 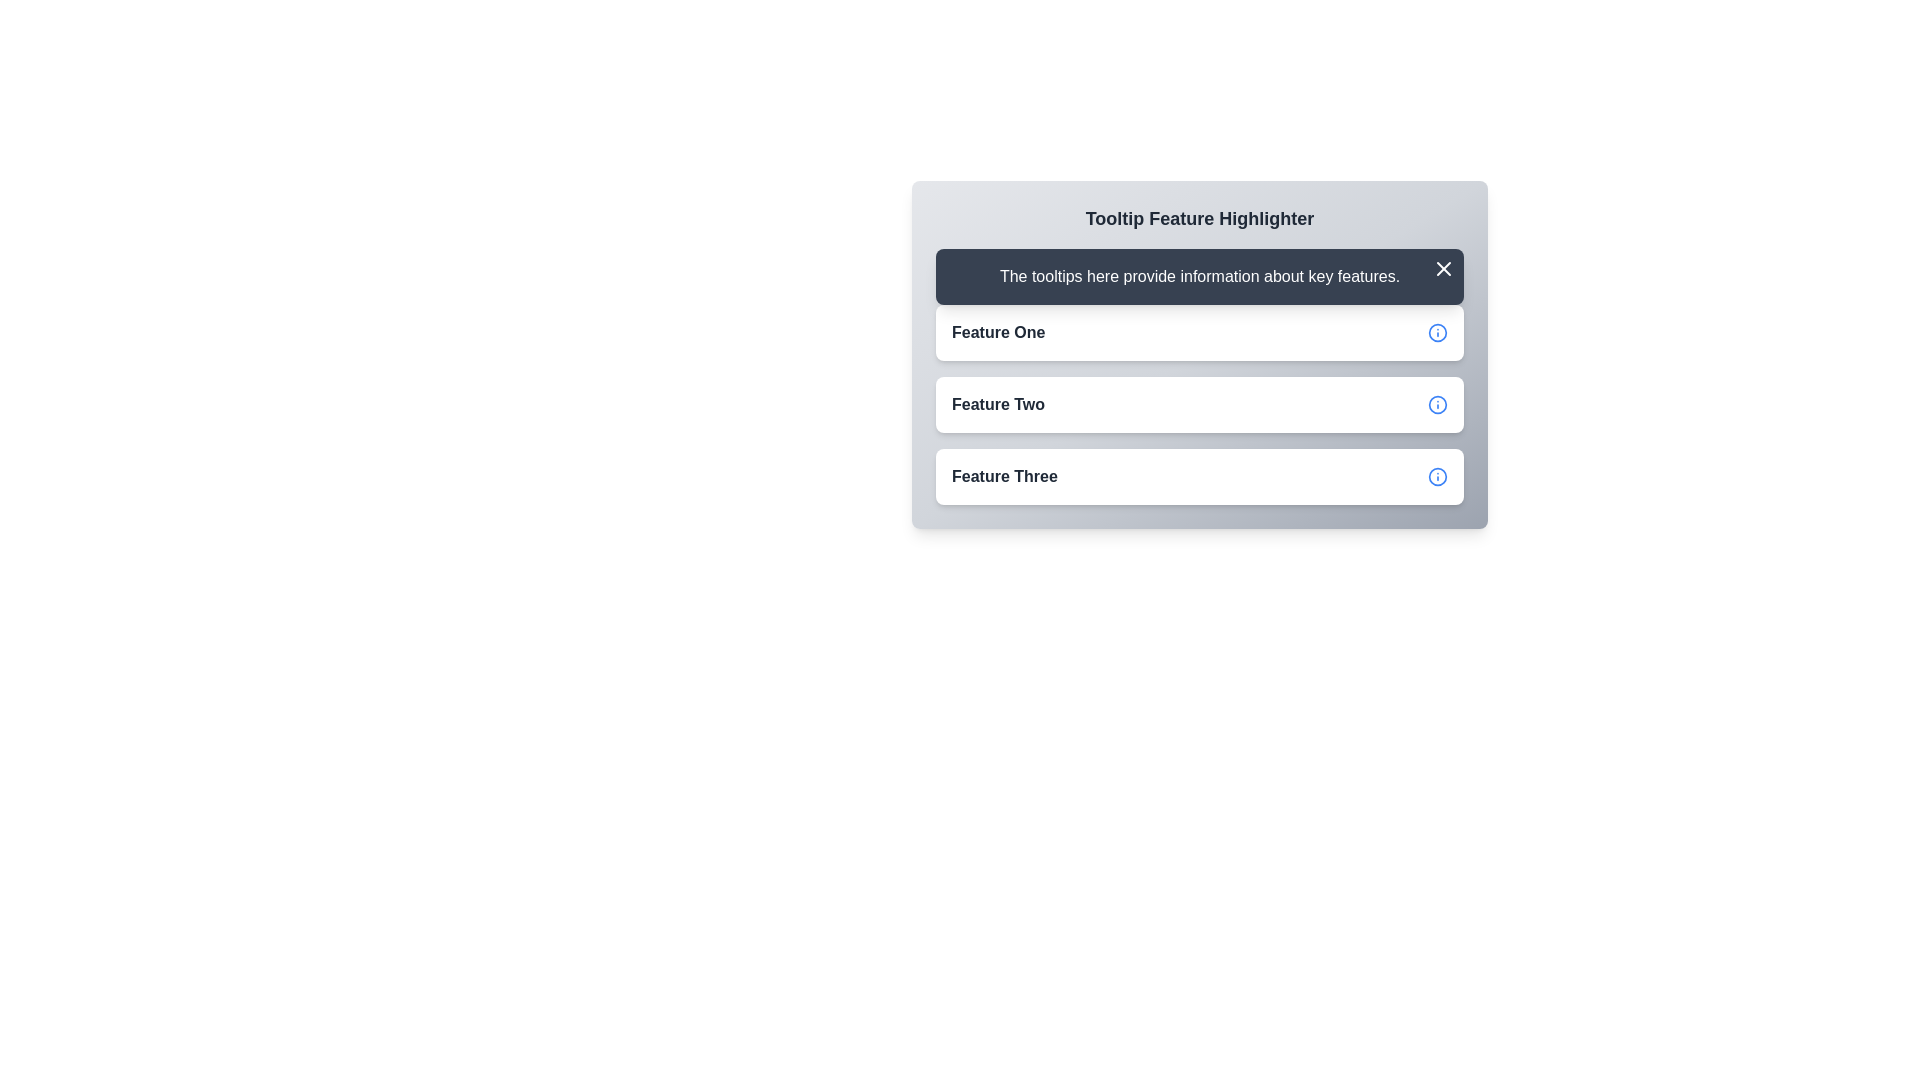 I want to click on the SVG Circle that is part of the icon located to the right of the 'Feature One' button, so click(x=1437, y=331).